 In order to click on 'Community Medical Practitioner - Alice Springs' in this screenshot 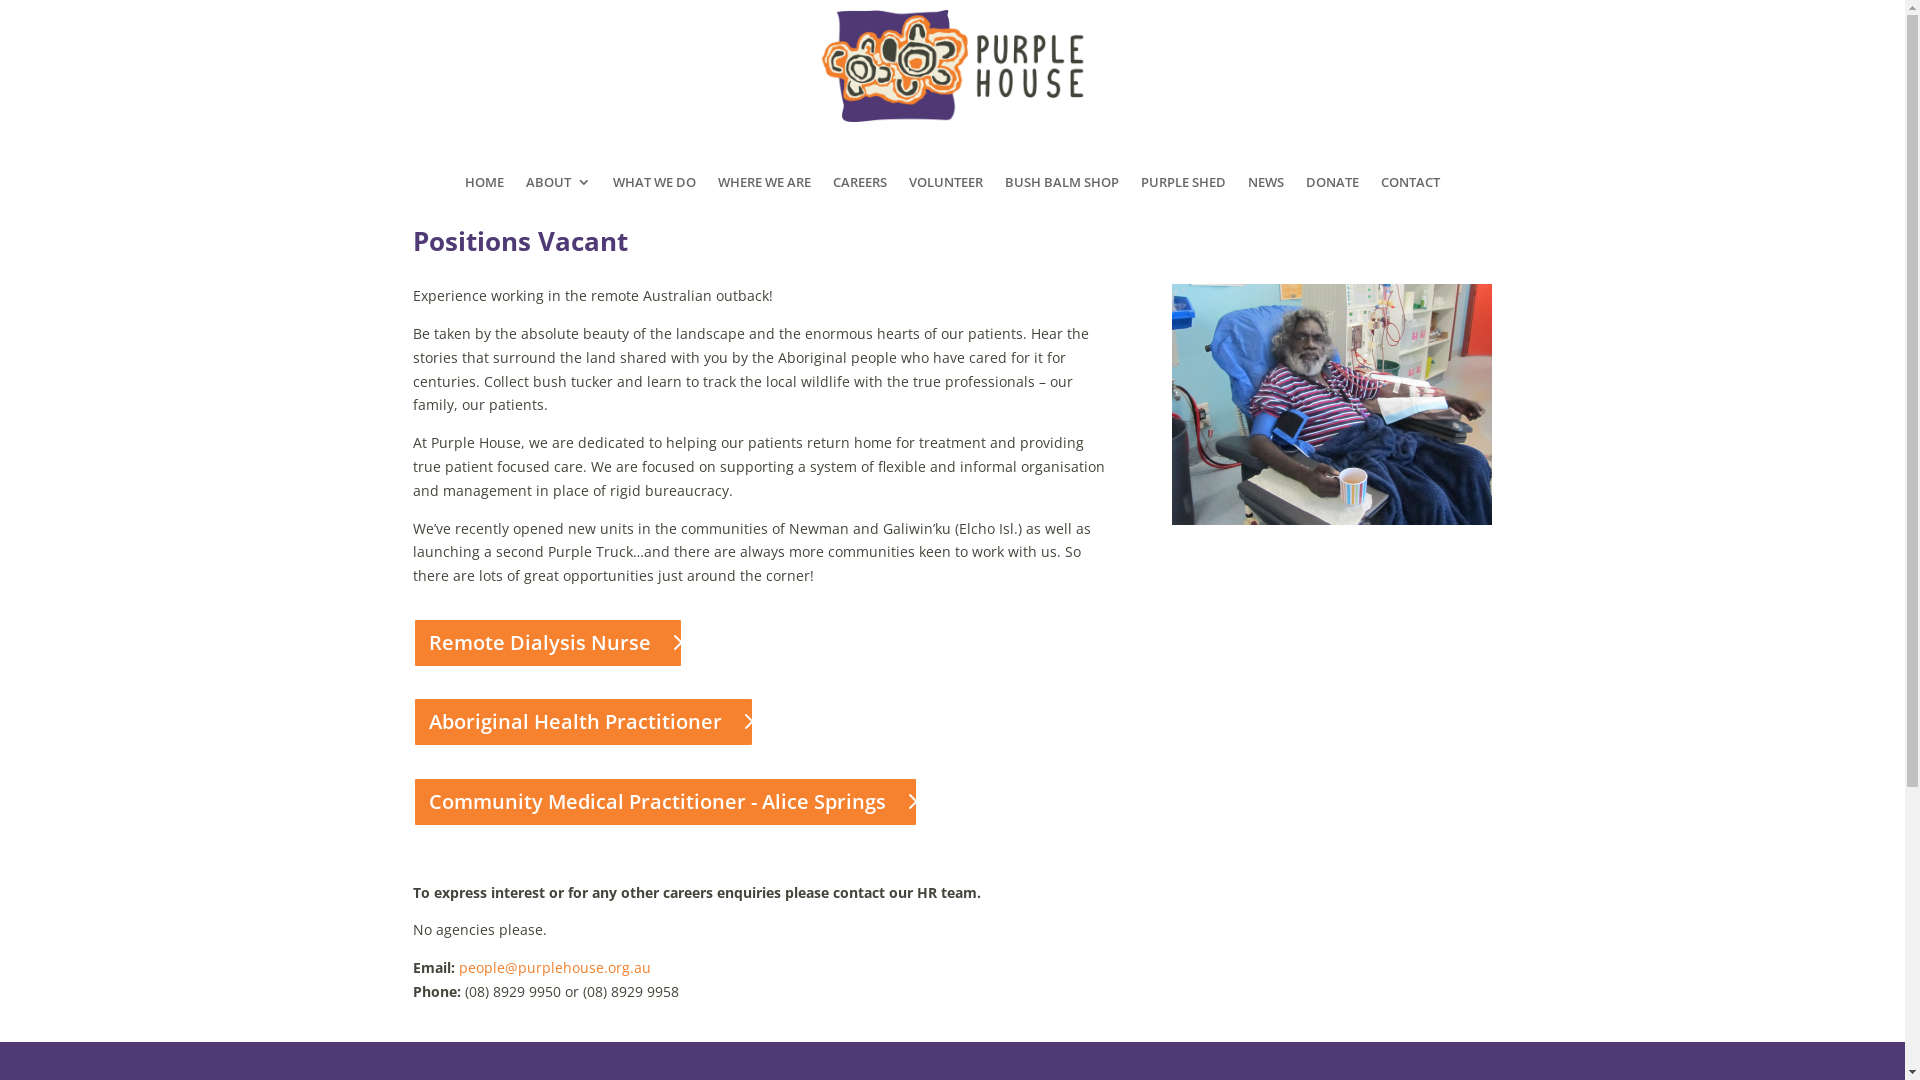, I will do `click(664, 801)`.